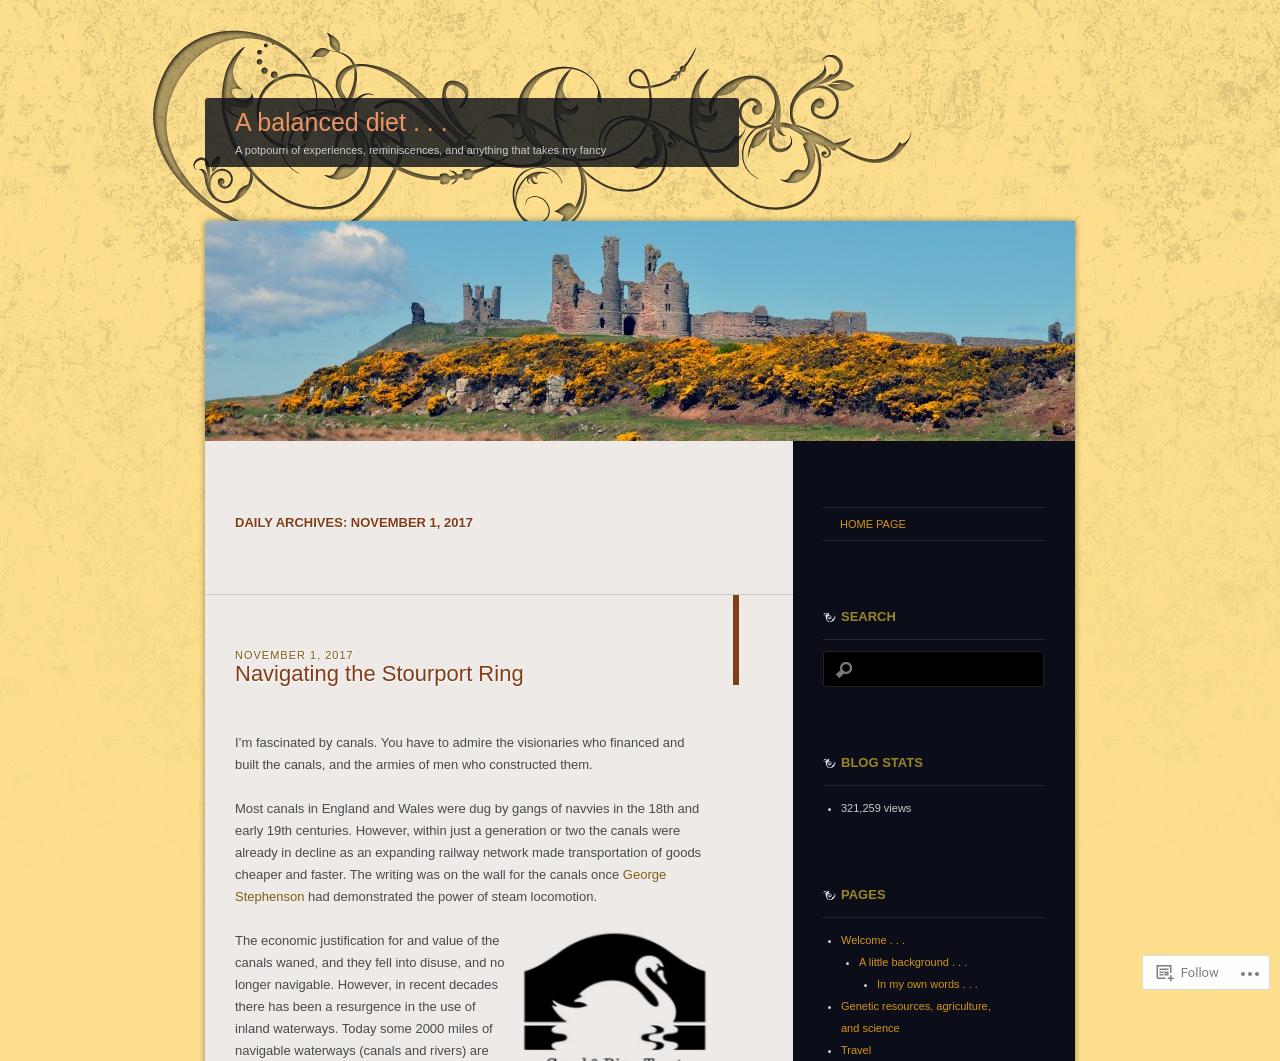 This screenshot has height=1061, width=1280. What do you see at coordinates (876, 806) in the screenshot?
I see `'321,259 views'` at bounding box center [876, 806].